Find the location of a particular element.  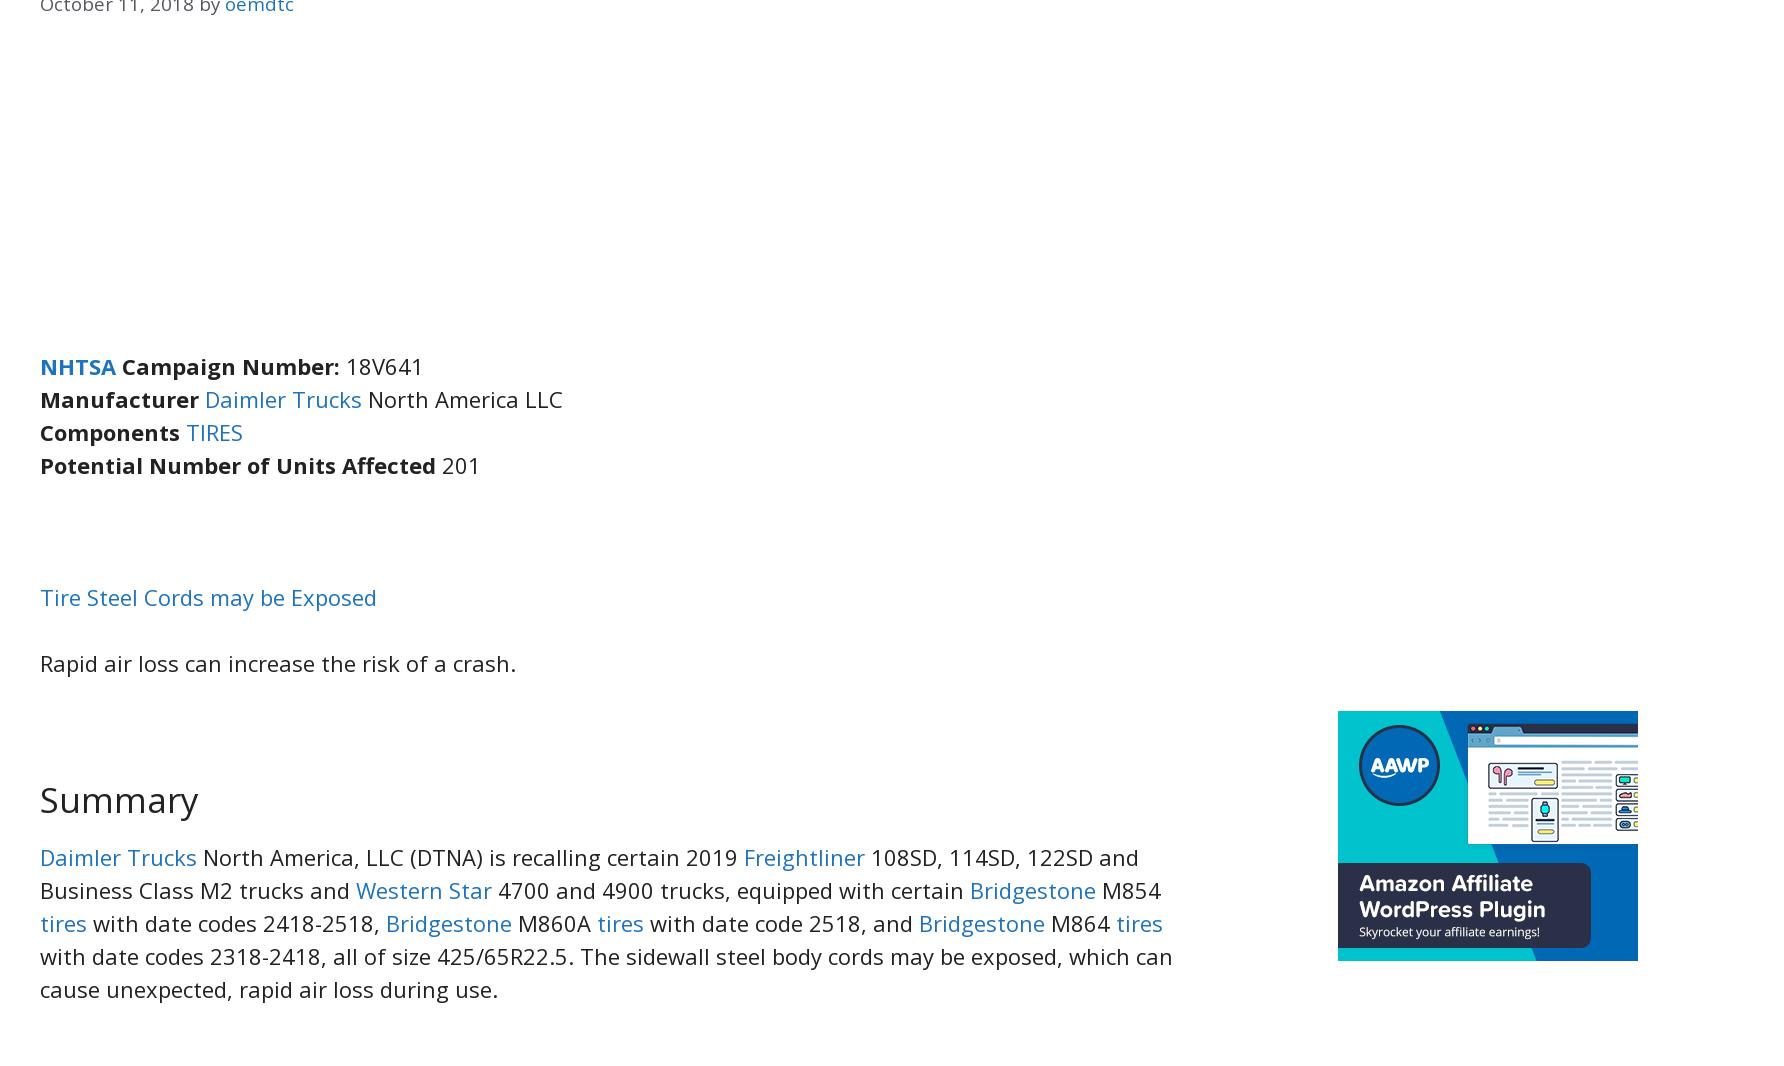

'Rapid air loss can increase the risk of a crash.' is located at coordinates (39, 662).